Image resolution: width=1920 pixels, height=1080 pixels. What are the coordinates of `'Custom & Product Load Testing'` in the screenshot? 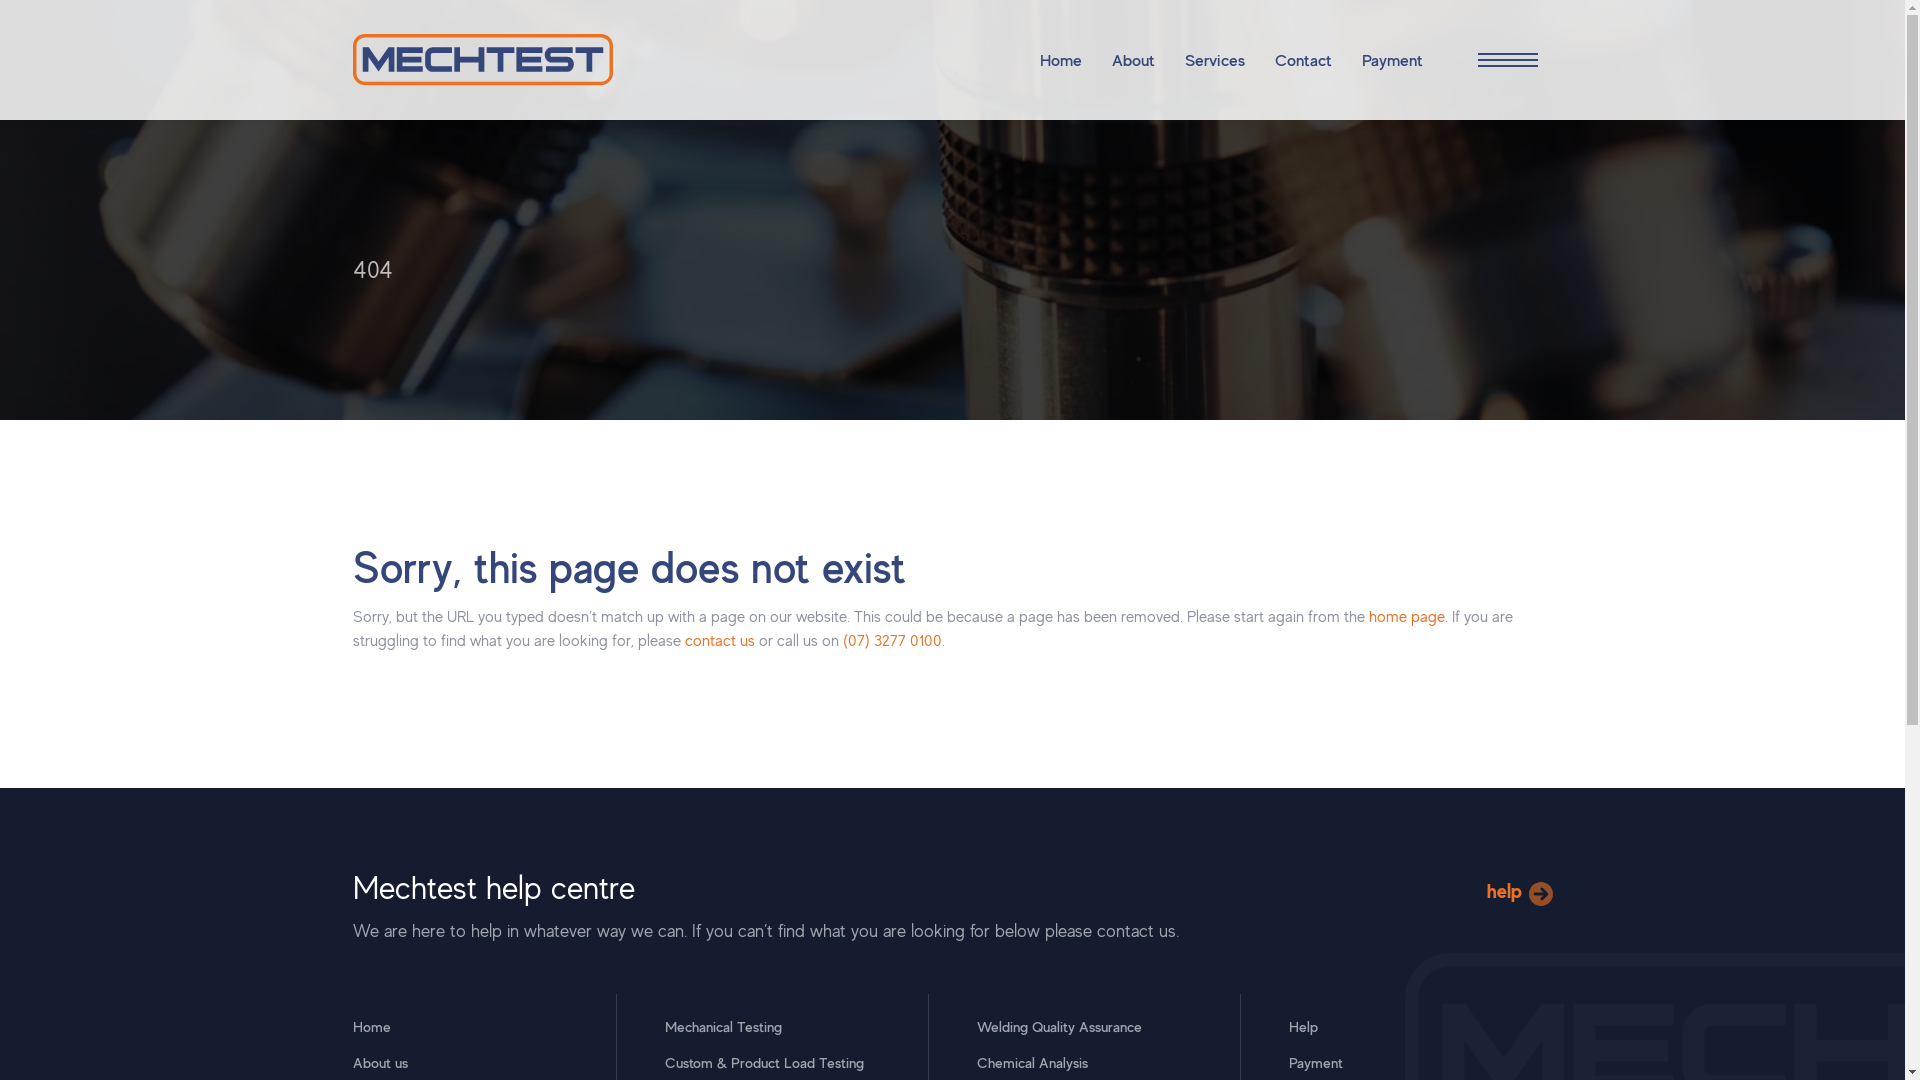 It's located at (663, 1061).